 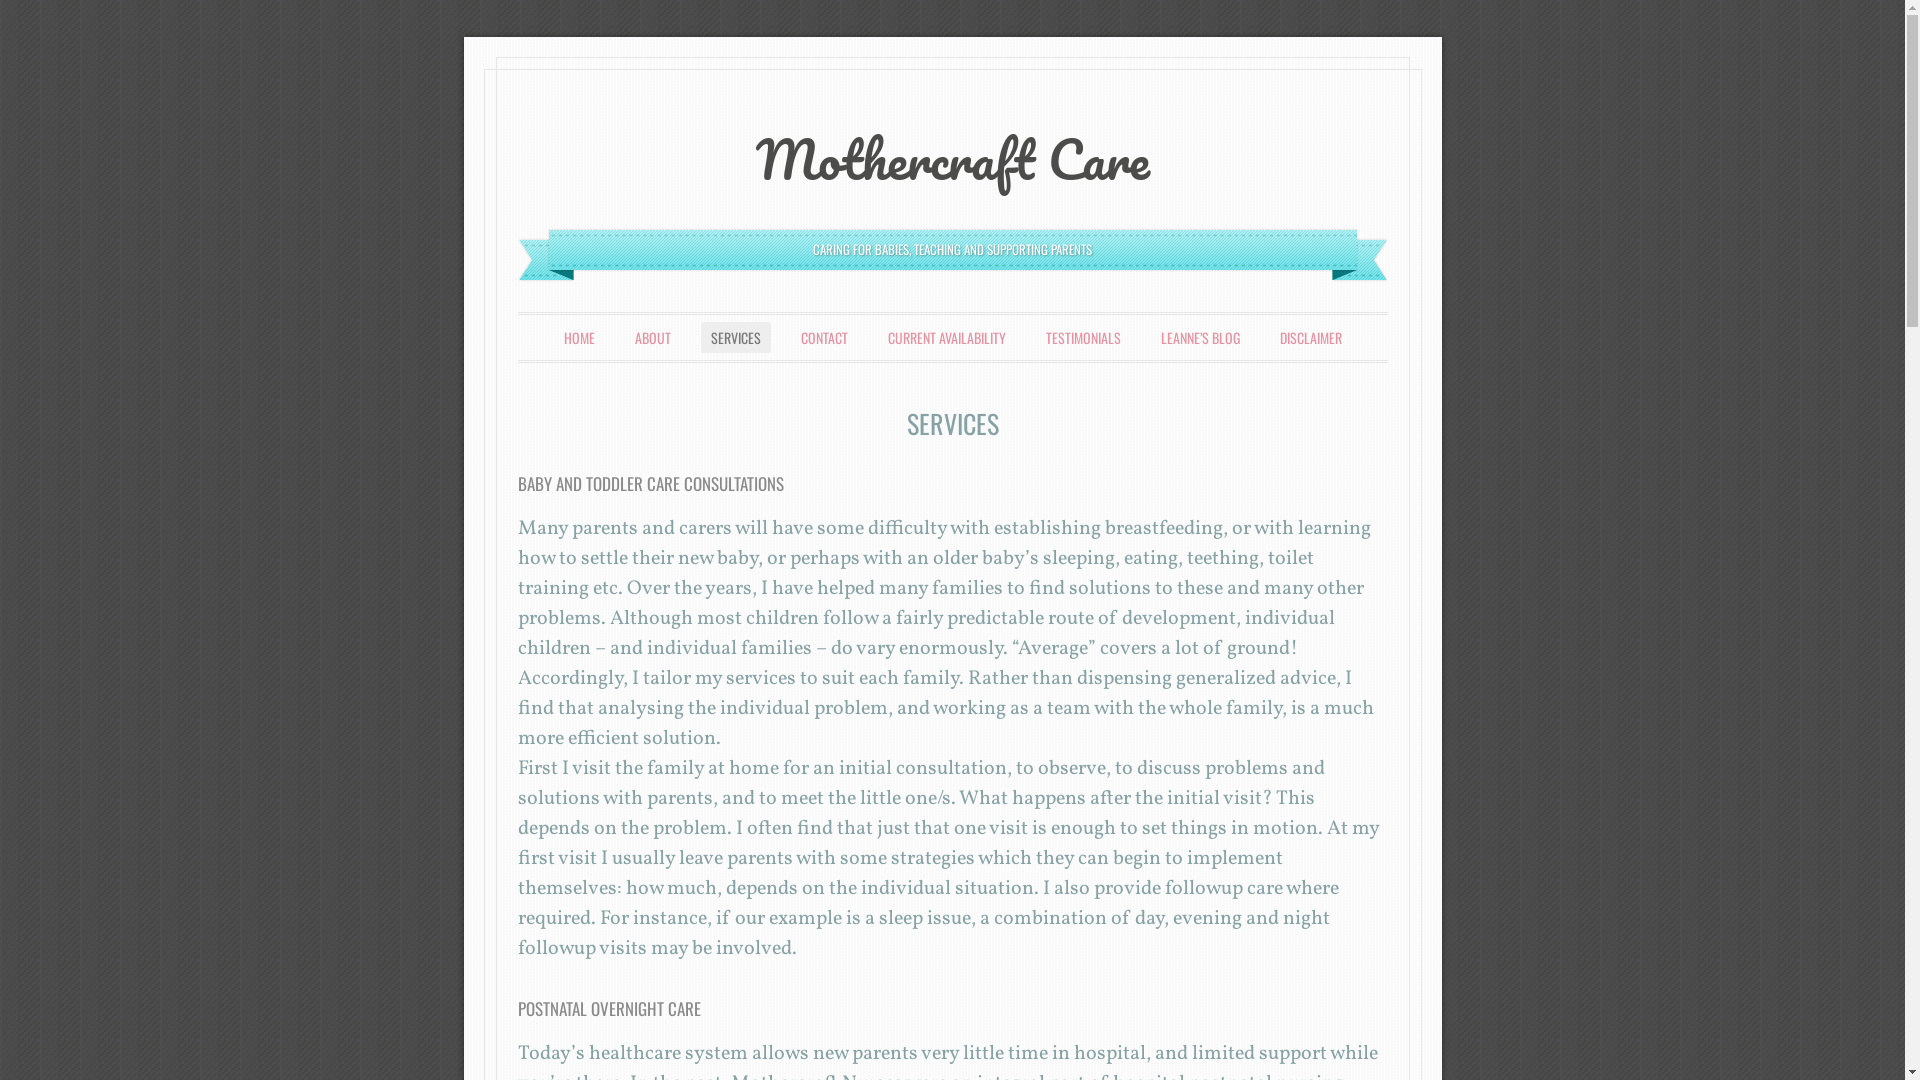 I want to click on 'DISCLAIMER', so click(x=1310, y=336).